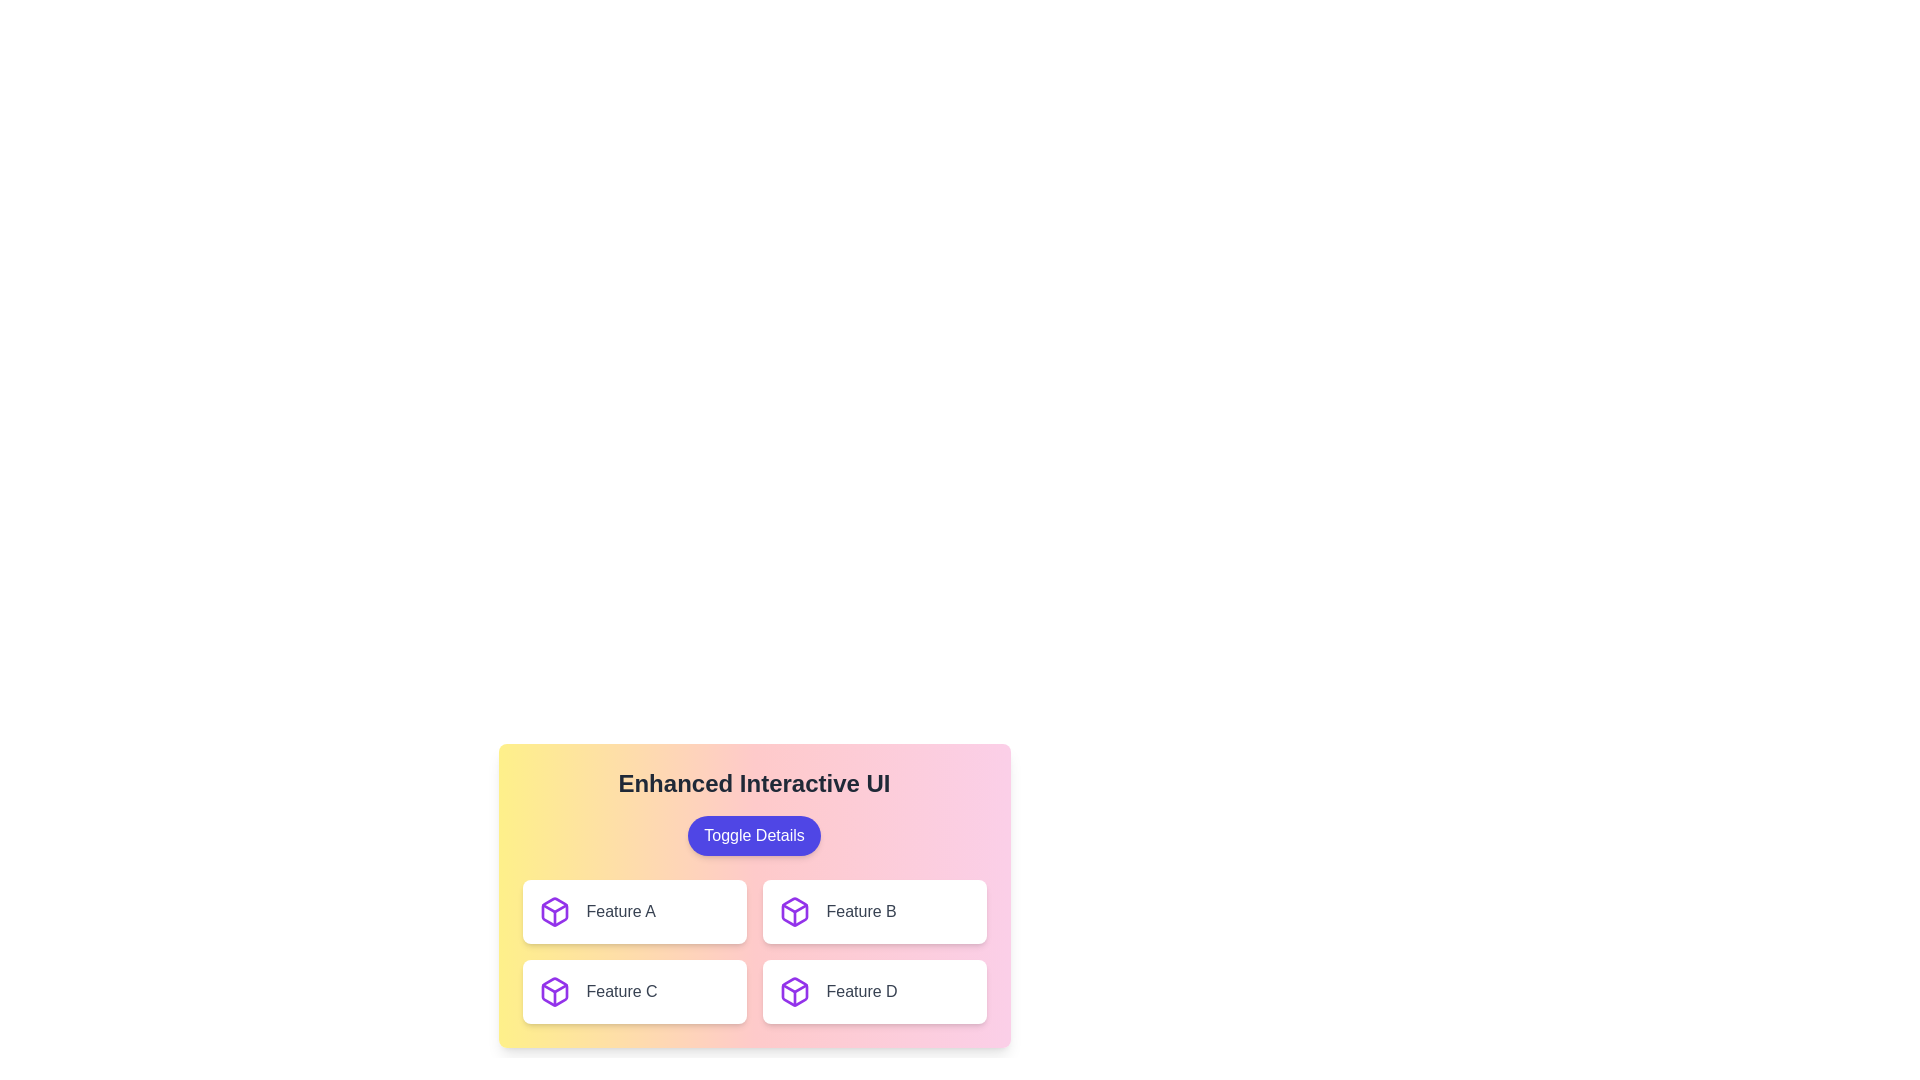 This screenshot has width=1920, height=1080. Describe the element at coordinates (620, 911) in the screenshot. I see `the label or title element located at the bottom of the main interactive area of the feature block grid, which provides descriptive text for the paired icon and feature functionality` at that location.